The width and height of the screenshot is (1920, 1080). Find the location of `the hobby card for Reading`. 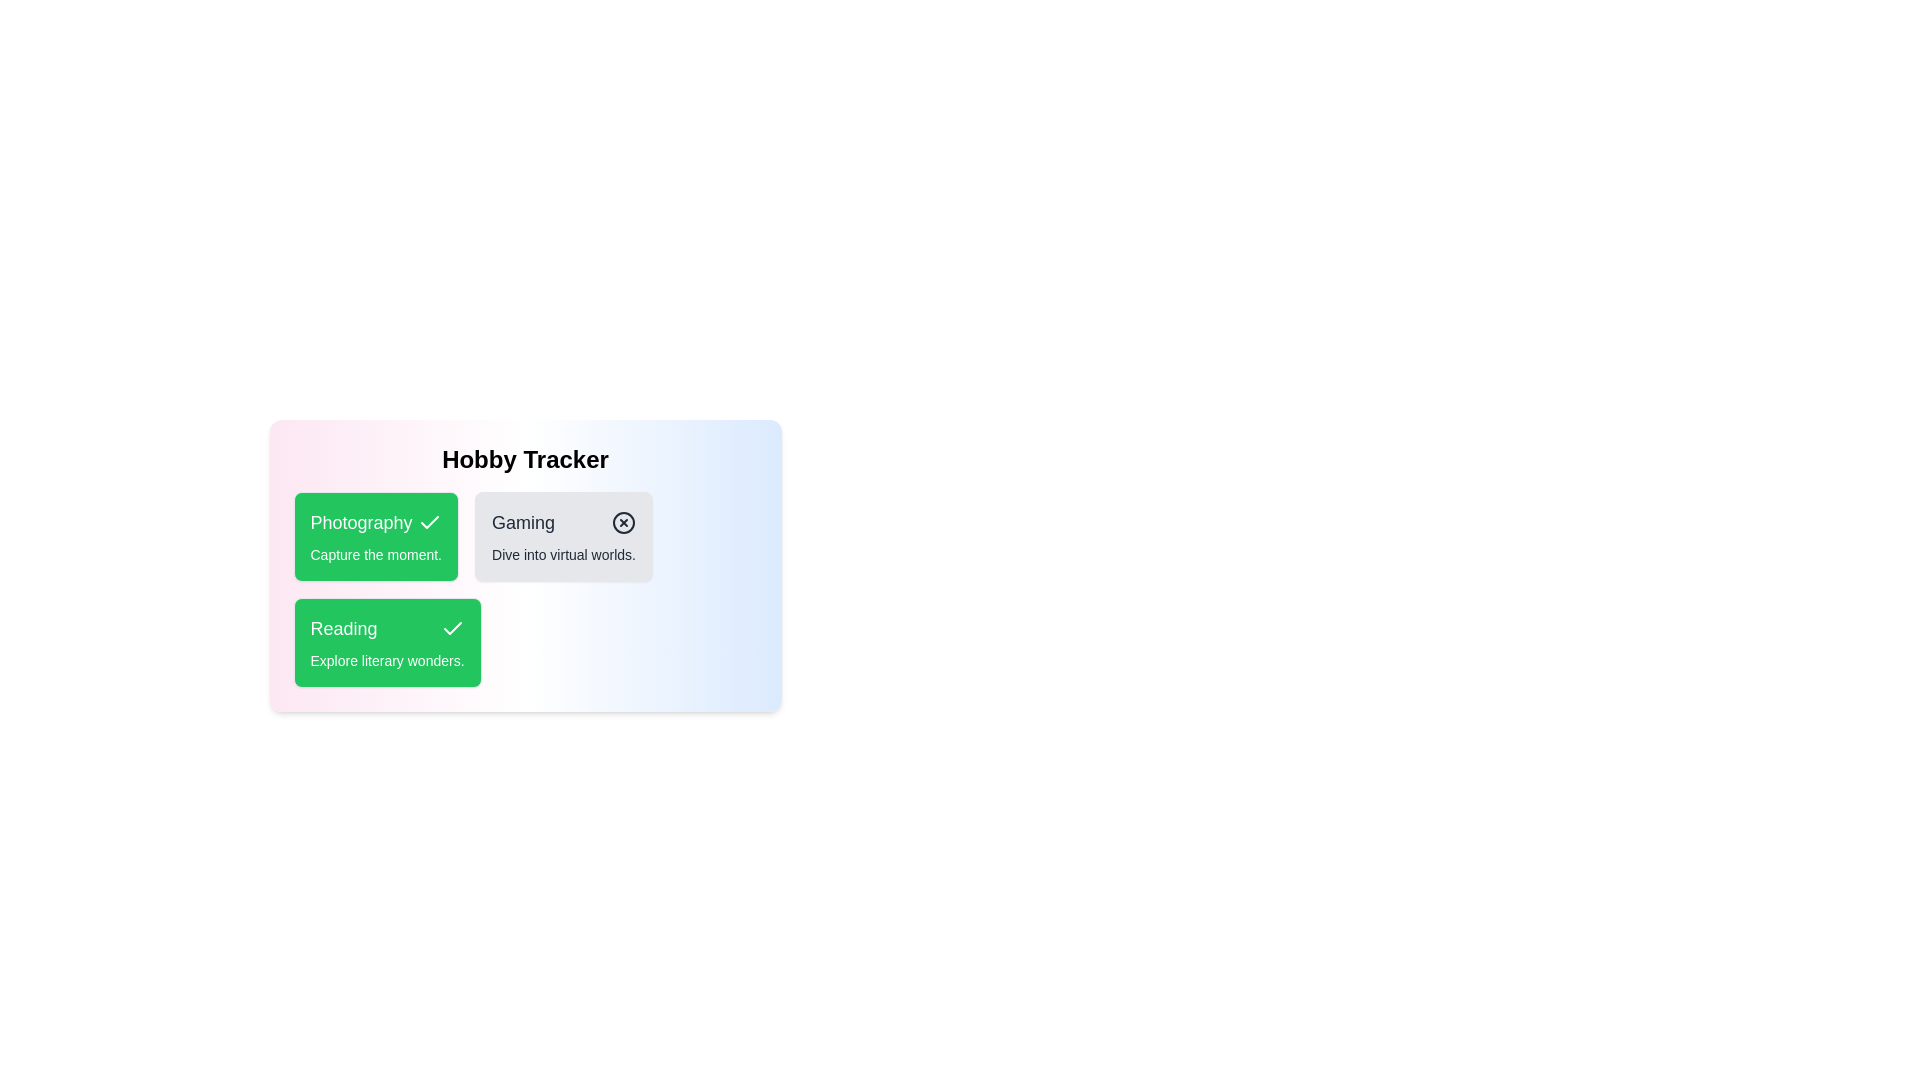

the hobby card for Reading is located at coordinates (387, 643).